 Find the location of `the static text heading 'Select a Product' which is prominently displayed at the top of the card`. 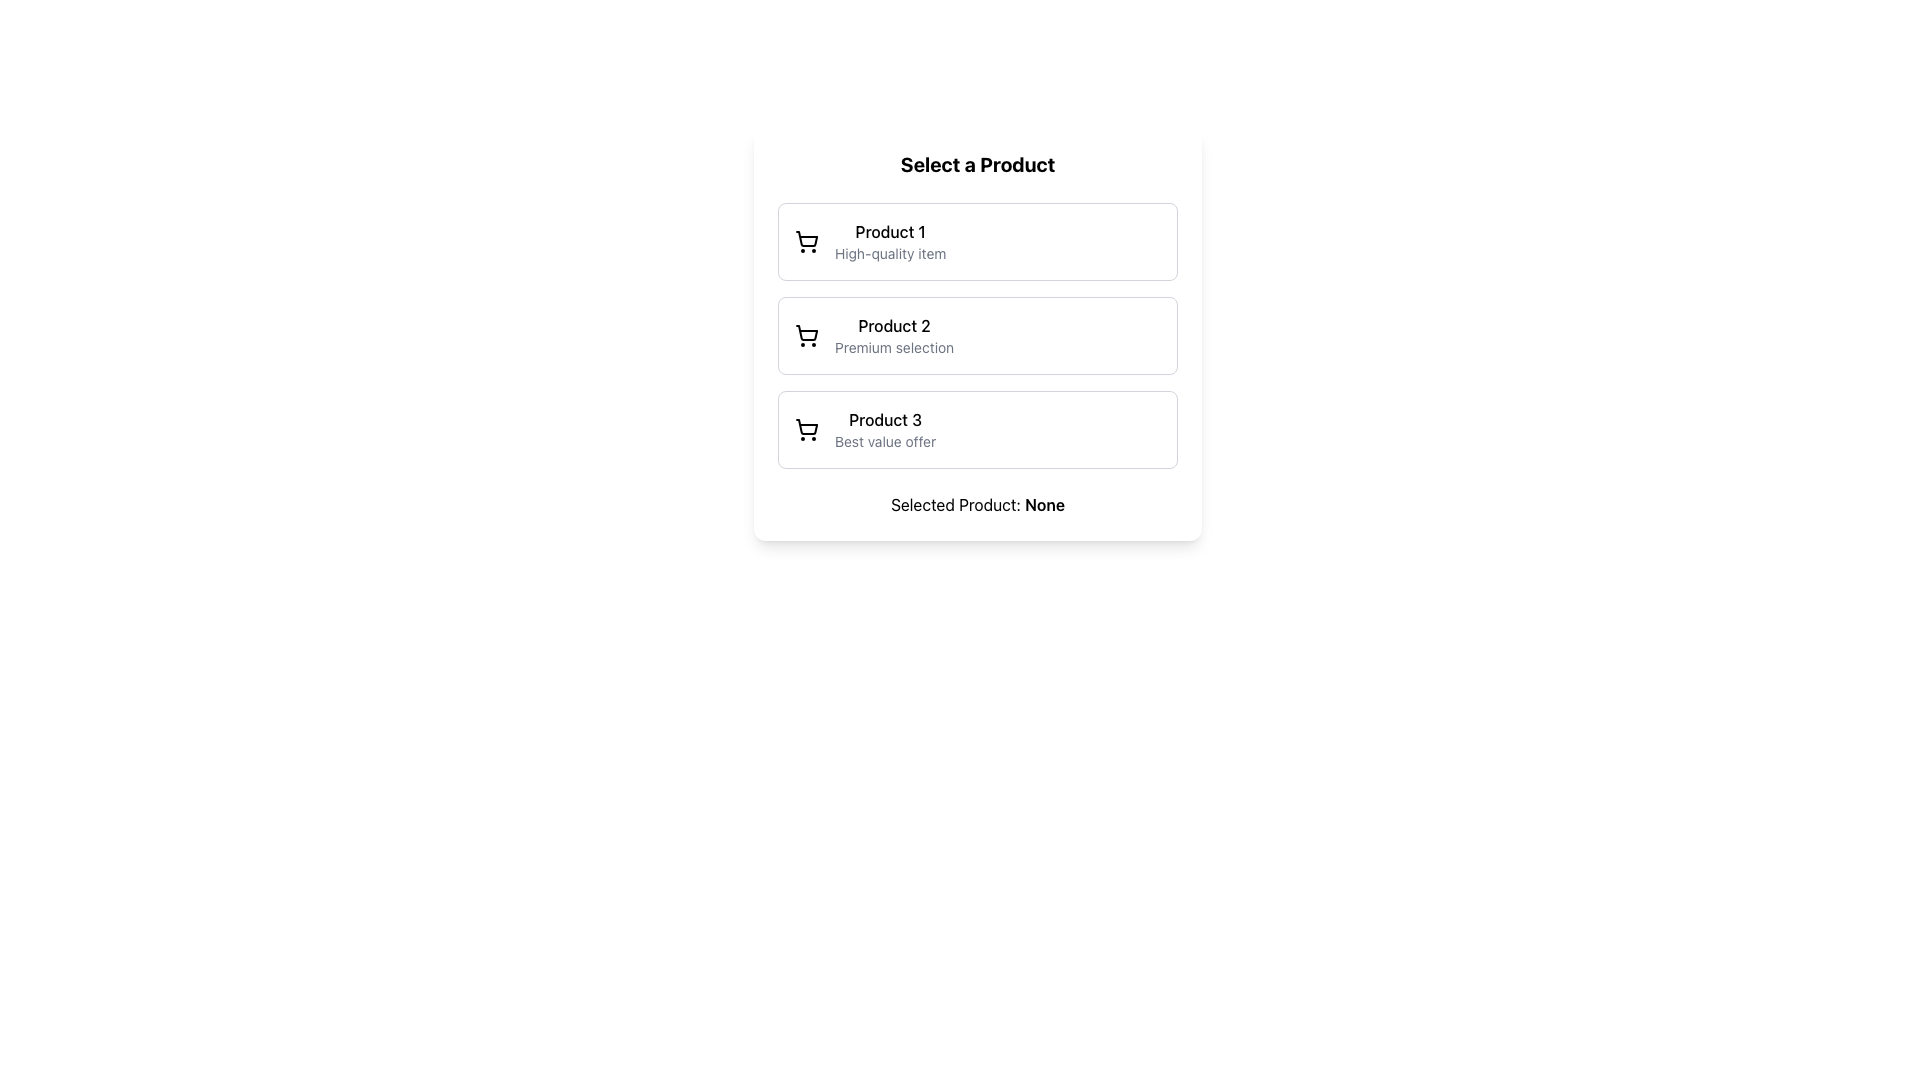

the static text heading 'Select a Product' which is prominently displayed at the top of the card is located at coordinates (978, 164).